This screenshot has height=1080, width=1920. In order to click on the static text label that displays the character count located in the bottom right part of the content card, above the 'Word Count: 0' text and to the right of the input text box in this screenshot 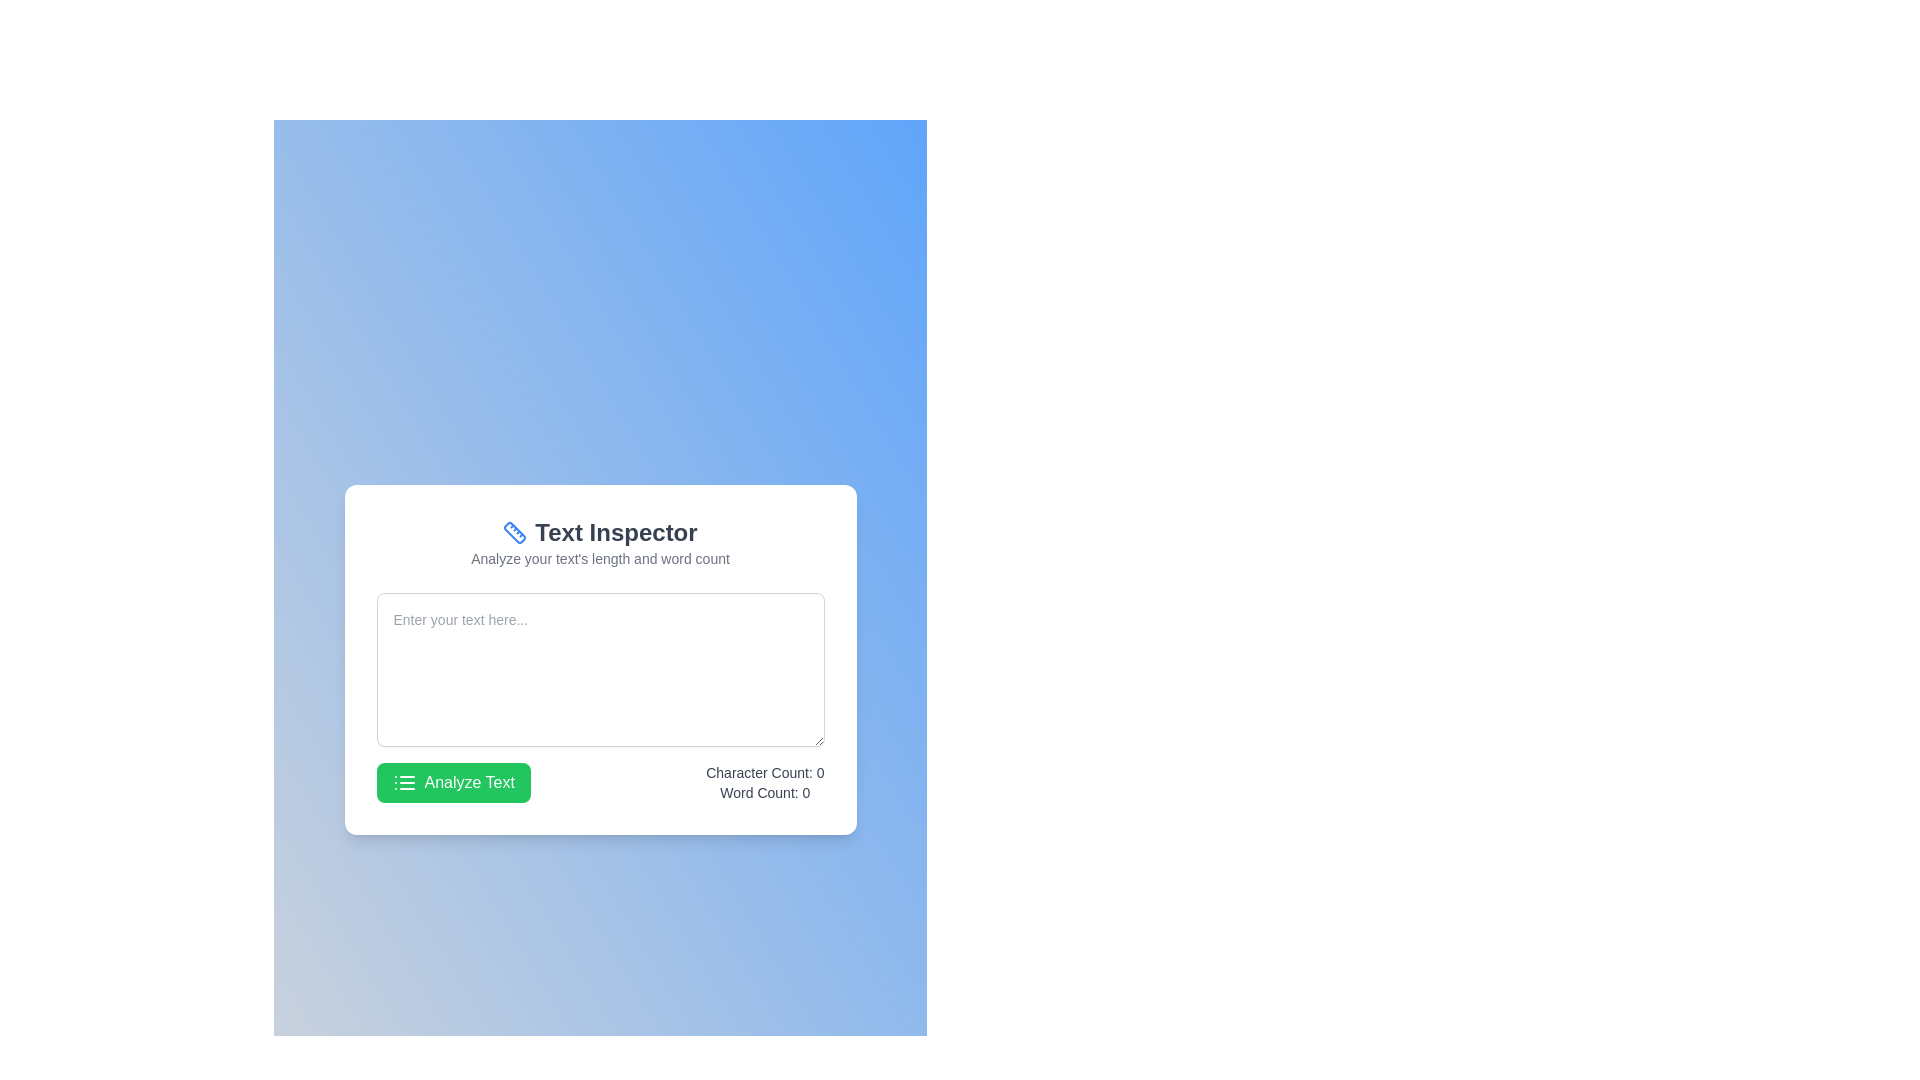, I will do `click(764, 771)`.